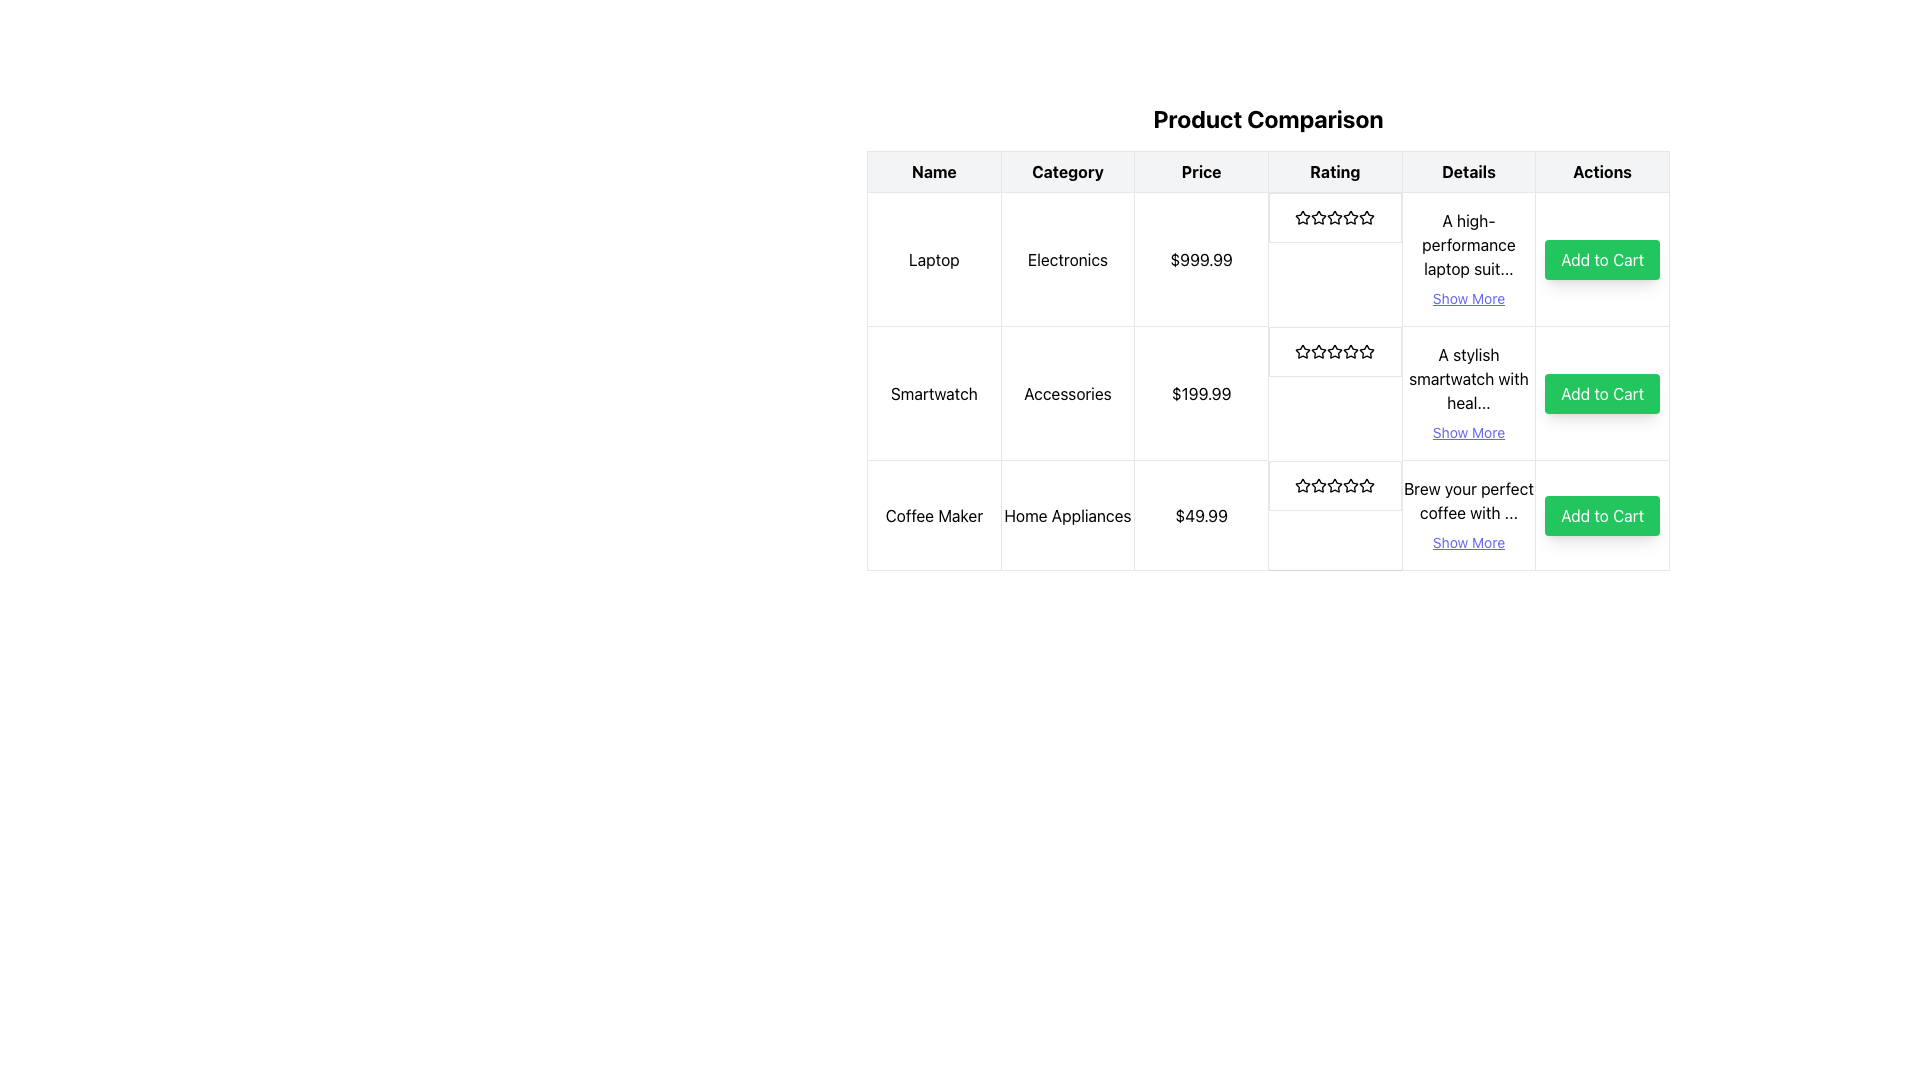  Describe the element at coordinates (1351, 350) in the screenshot. I see `the third star icon in the rating system for the 'Smartwatch' product, which is part of a row of clickable stars used for ratings` at that location.